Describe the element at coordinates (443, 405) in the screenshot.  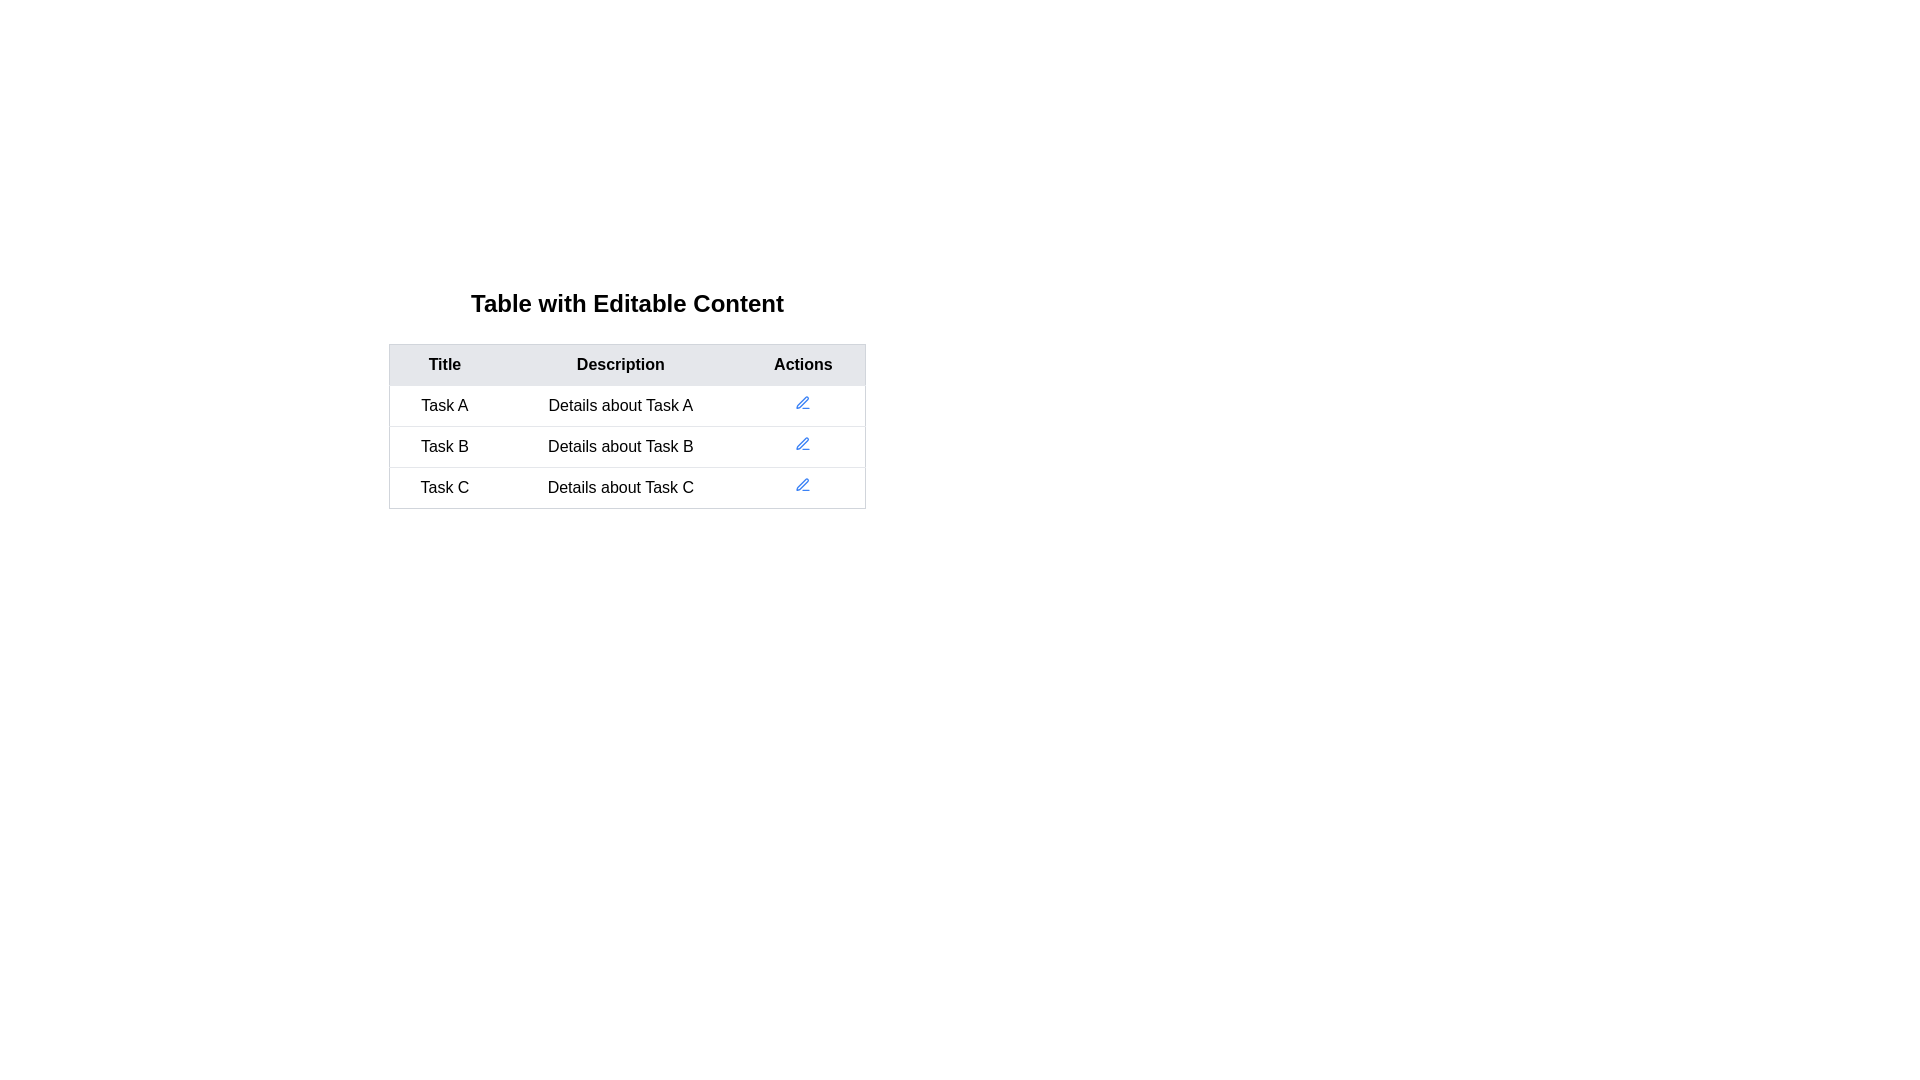
I see `the static text label 'Task A' which is located in the first row of the 'Title' column of the table` at that location.